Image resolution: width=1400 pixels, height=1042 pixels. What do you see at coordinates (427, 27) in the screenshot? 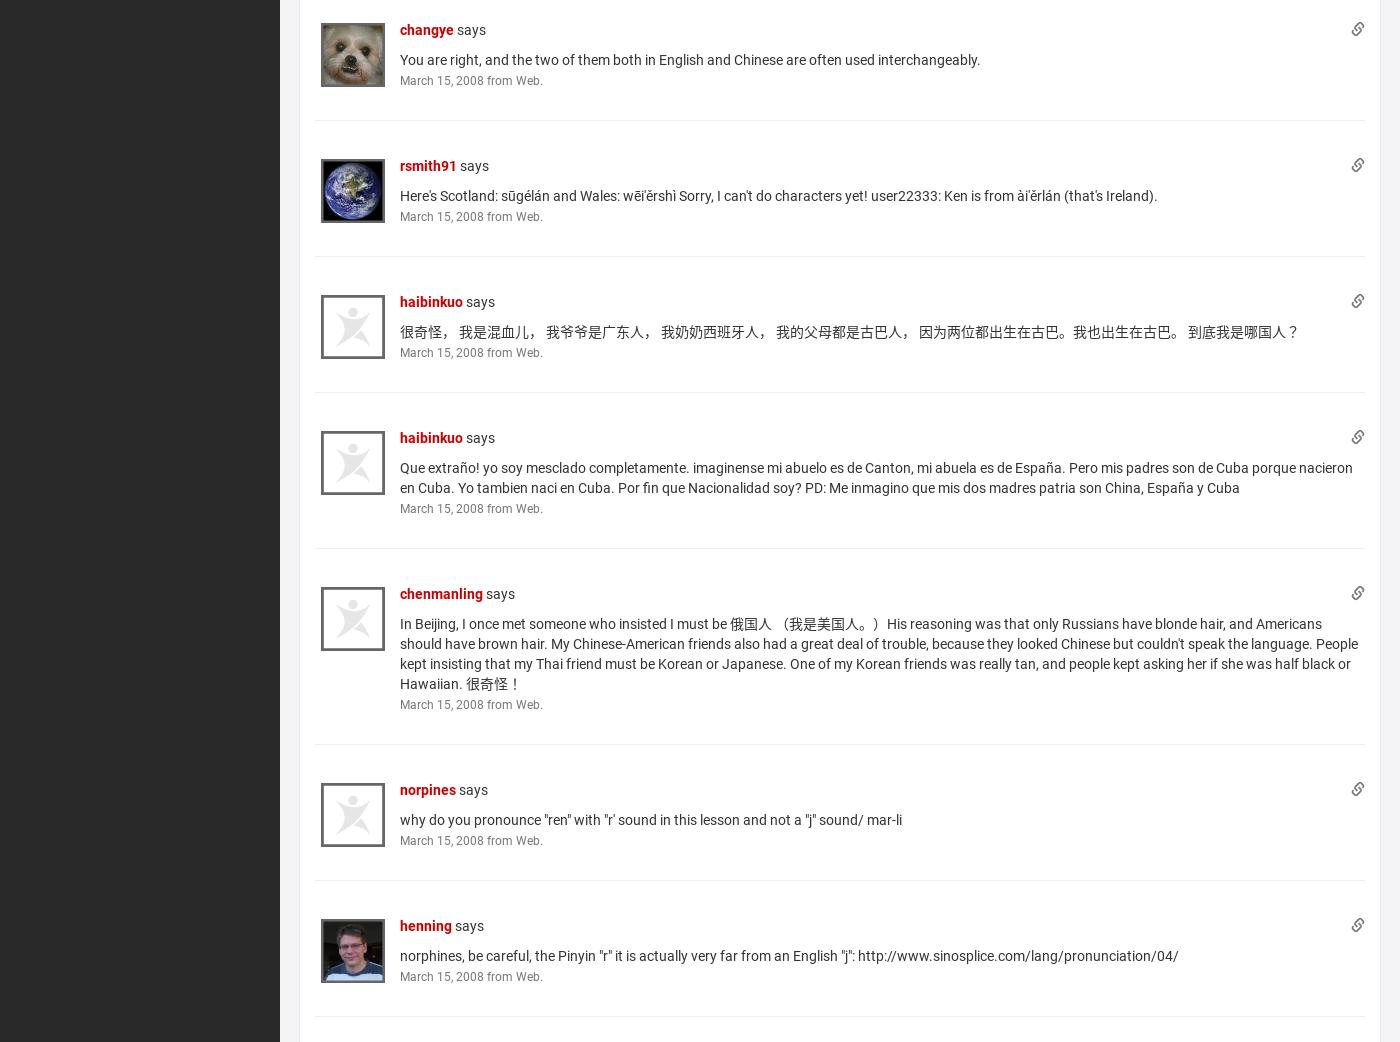
I see `'changye'` at bounding box center [427, 27].